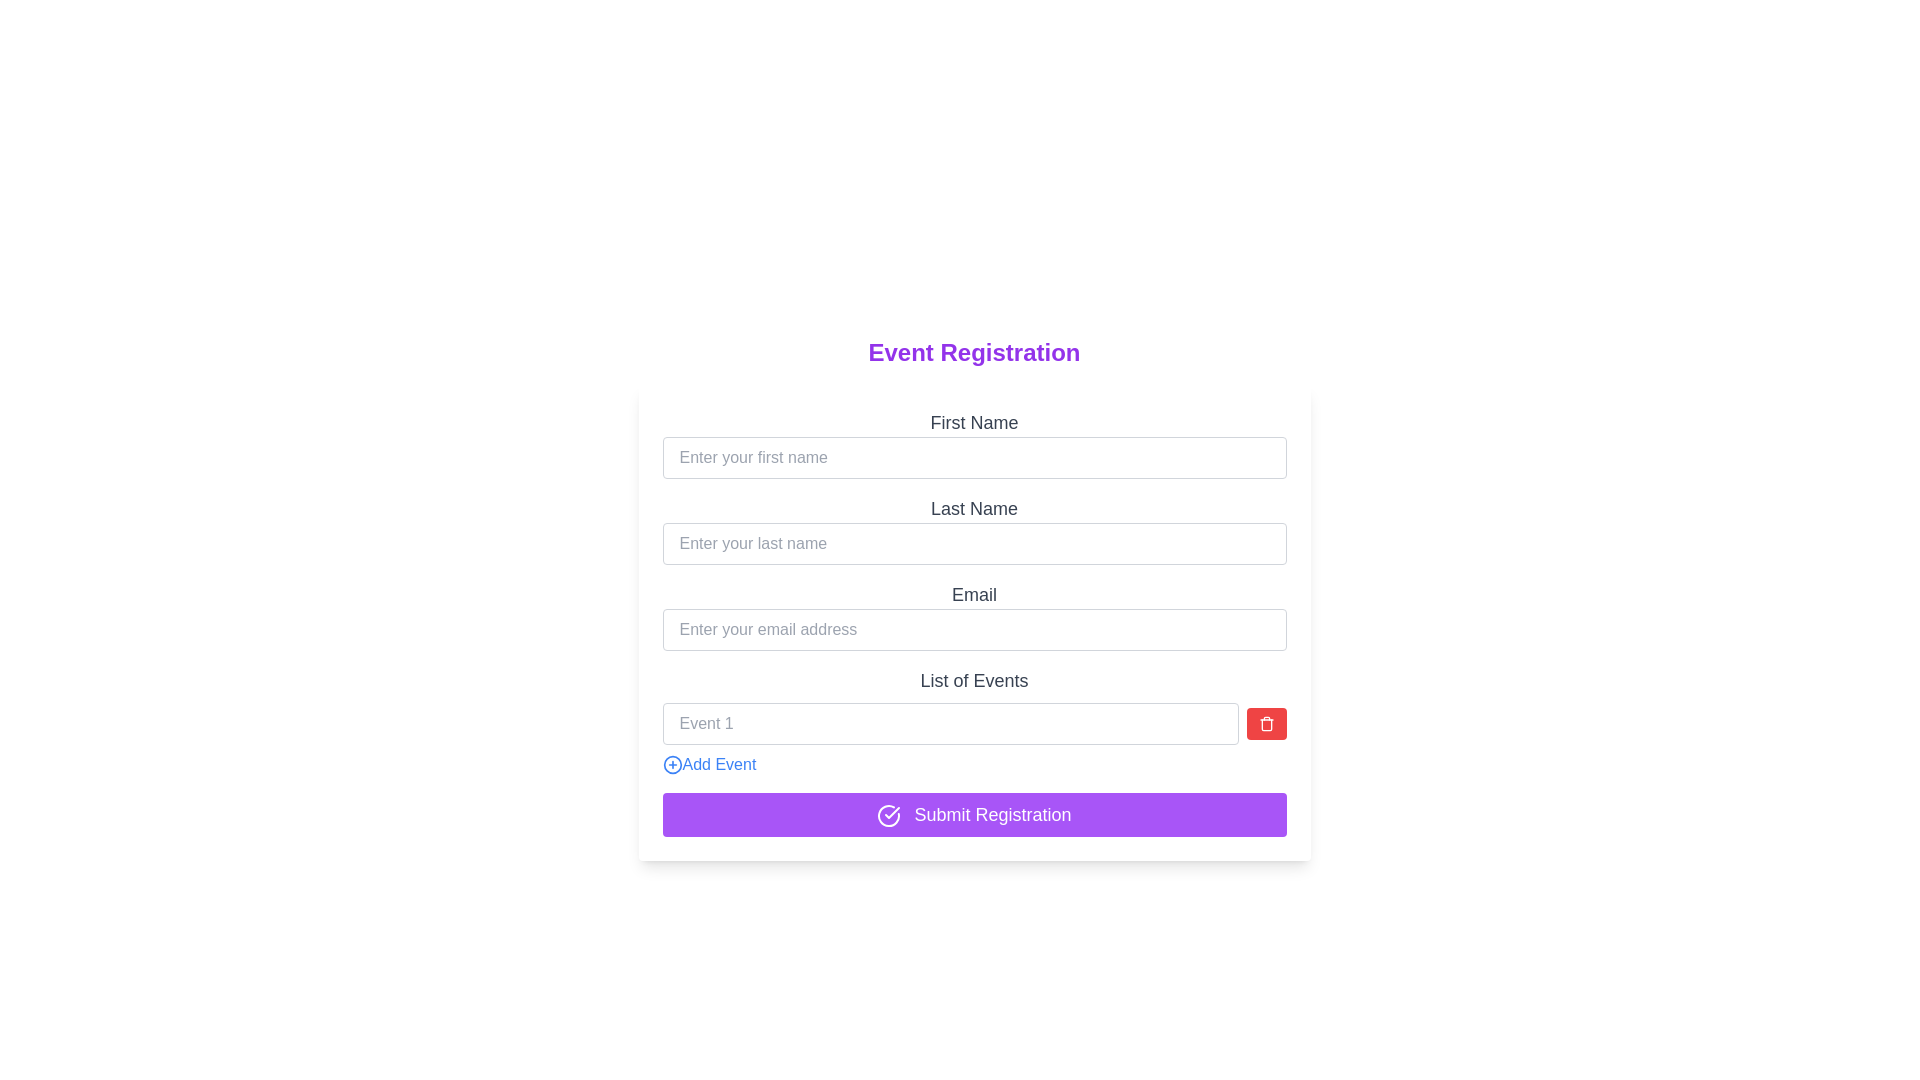 This screenshot has width=1920, height=1080. What do you see at coordinates (672, 764) in the screenshot?
I see `the vector graphic icon embedded in the 'Add Event' button located below the 'List of Events' field` at bounding box center [672, 764].